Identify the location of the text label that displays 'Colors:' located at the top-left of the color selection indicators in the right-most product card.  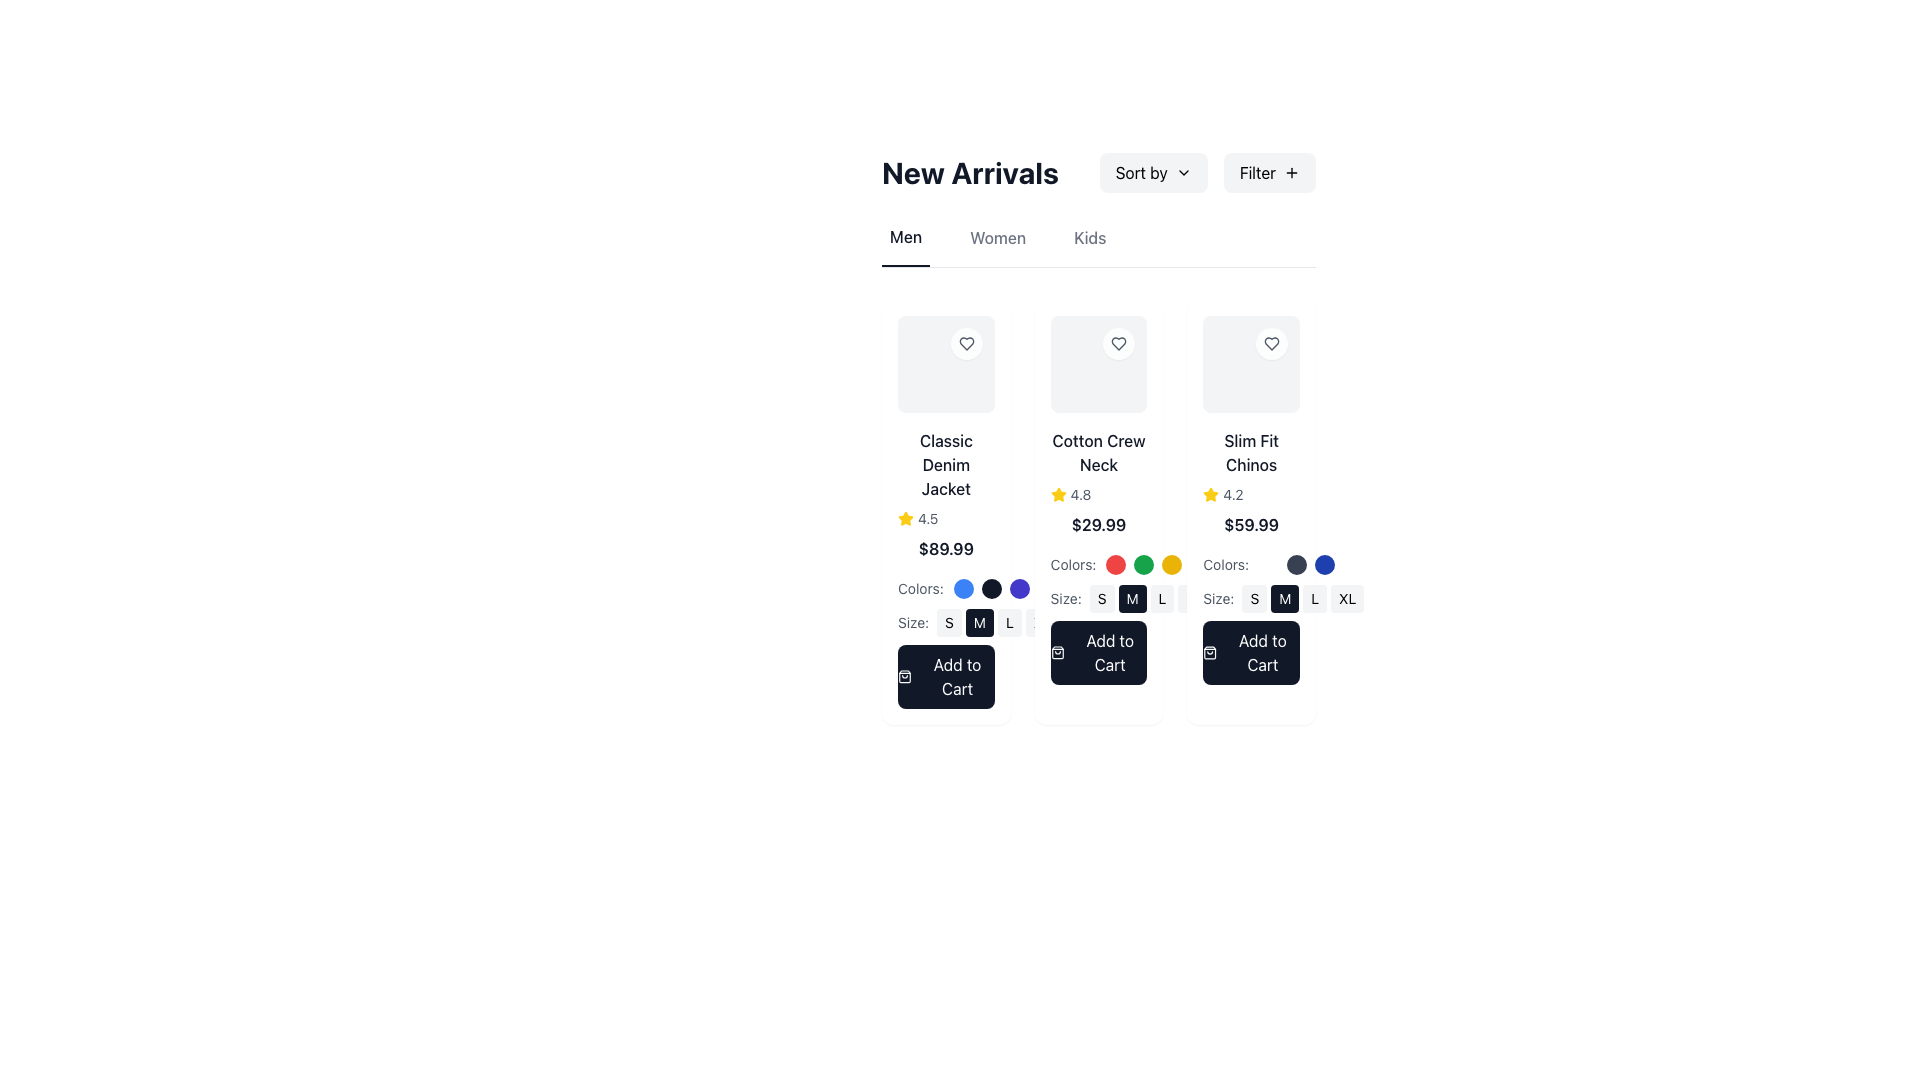
(1225, 564).